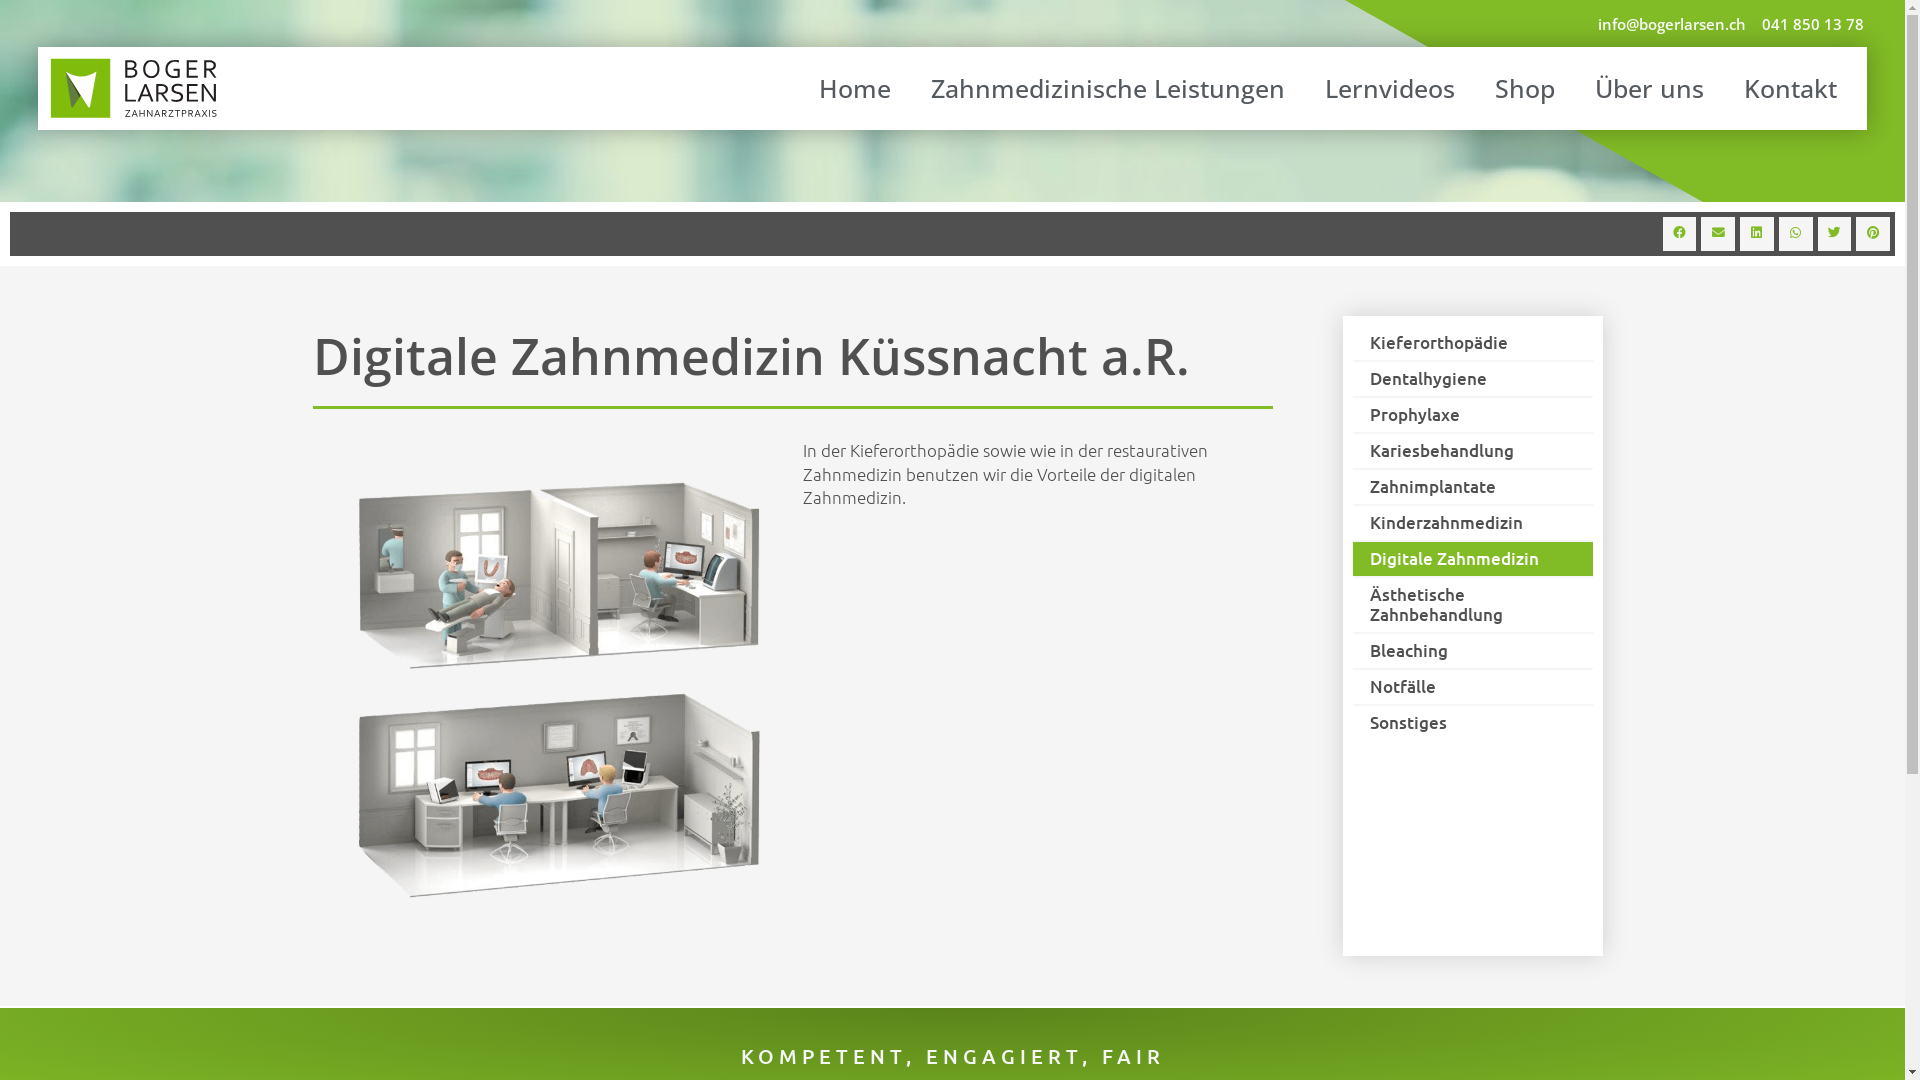  Describe the element at coordinates (1389, 87) in the screenshot. I see `'Lernvideos'` at that location.